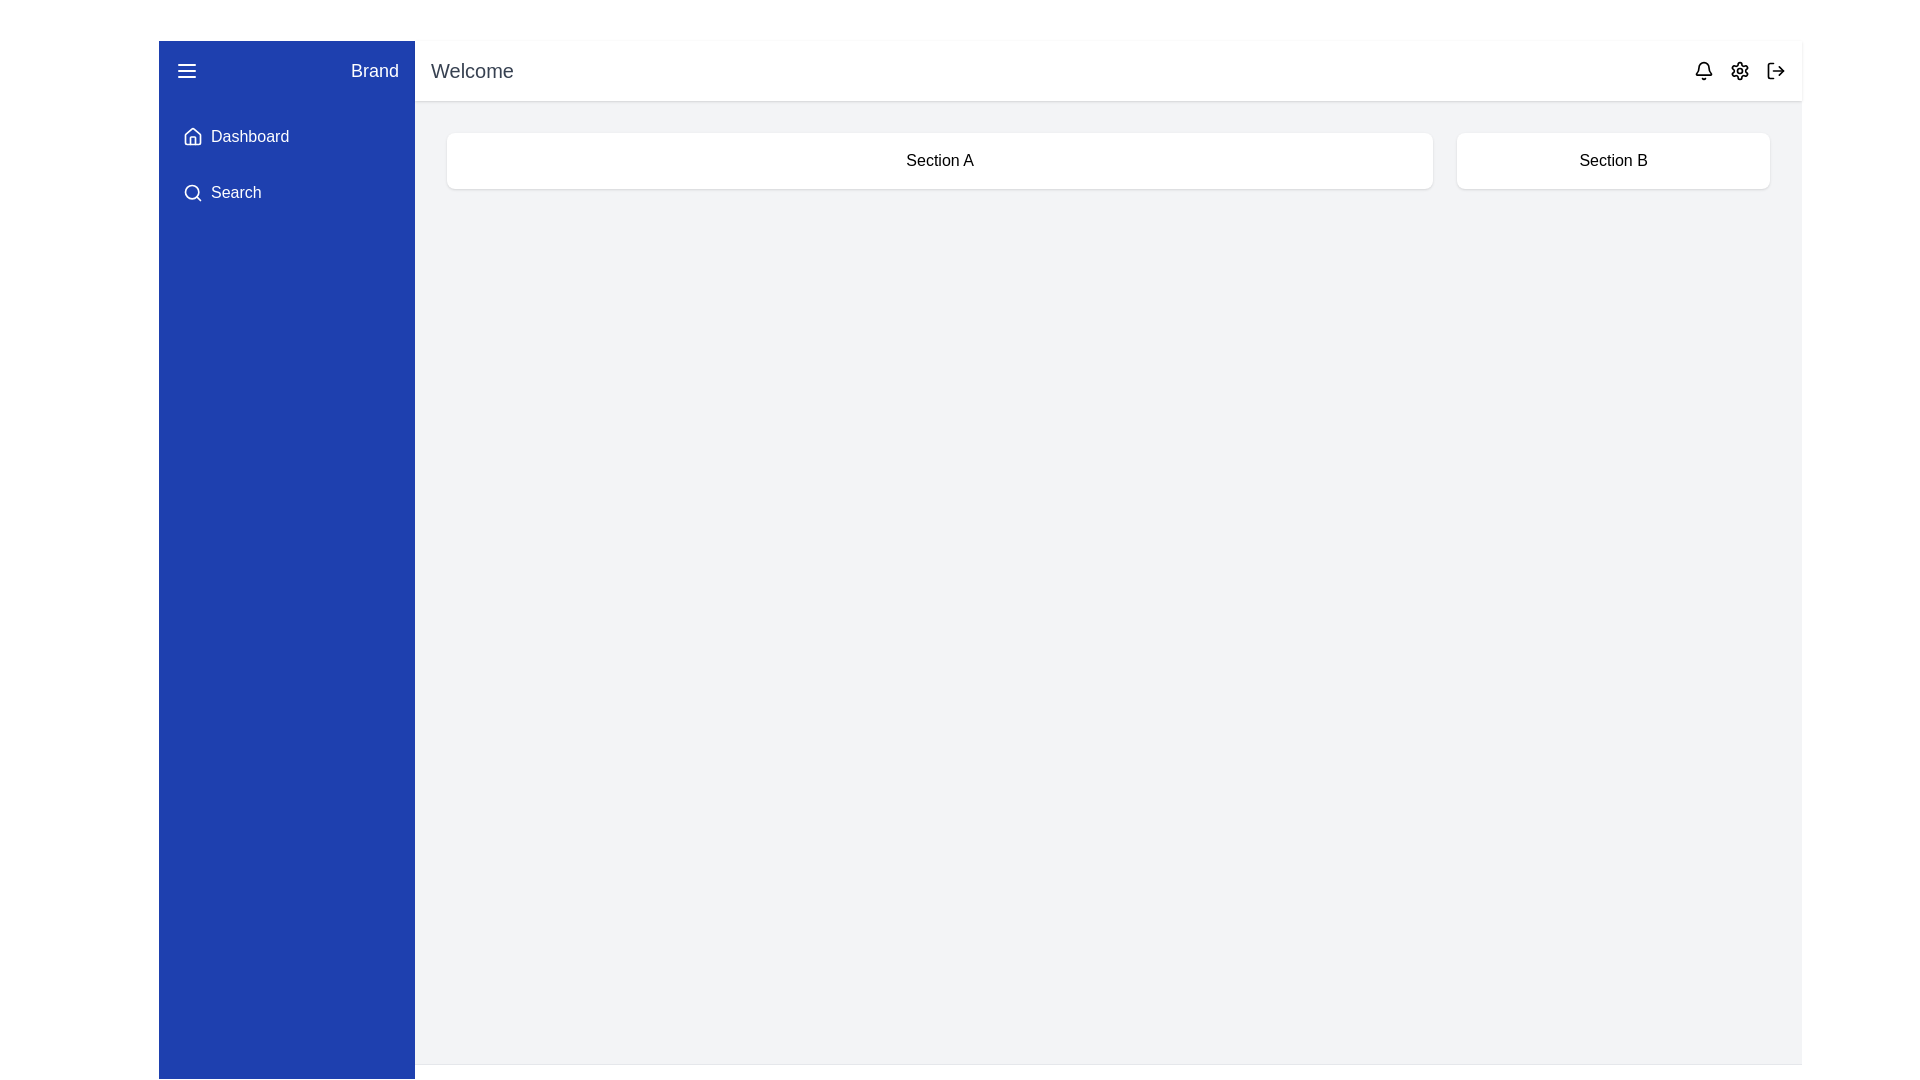 This screenshot has height=1080, width=1920. I want to click on the lens portion of the magnifying glass icon representing the Search functionality located in the sidebar menu next to the 'Search' label under the 'Dashboard' section, so click(192, 192).